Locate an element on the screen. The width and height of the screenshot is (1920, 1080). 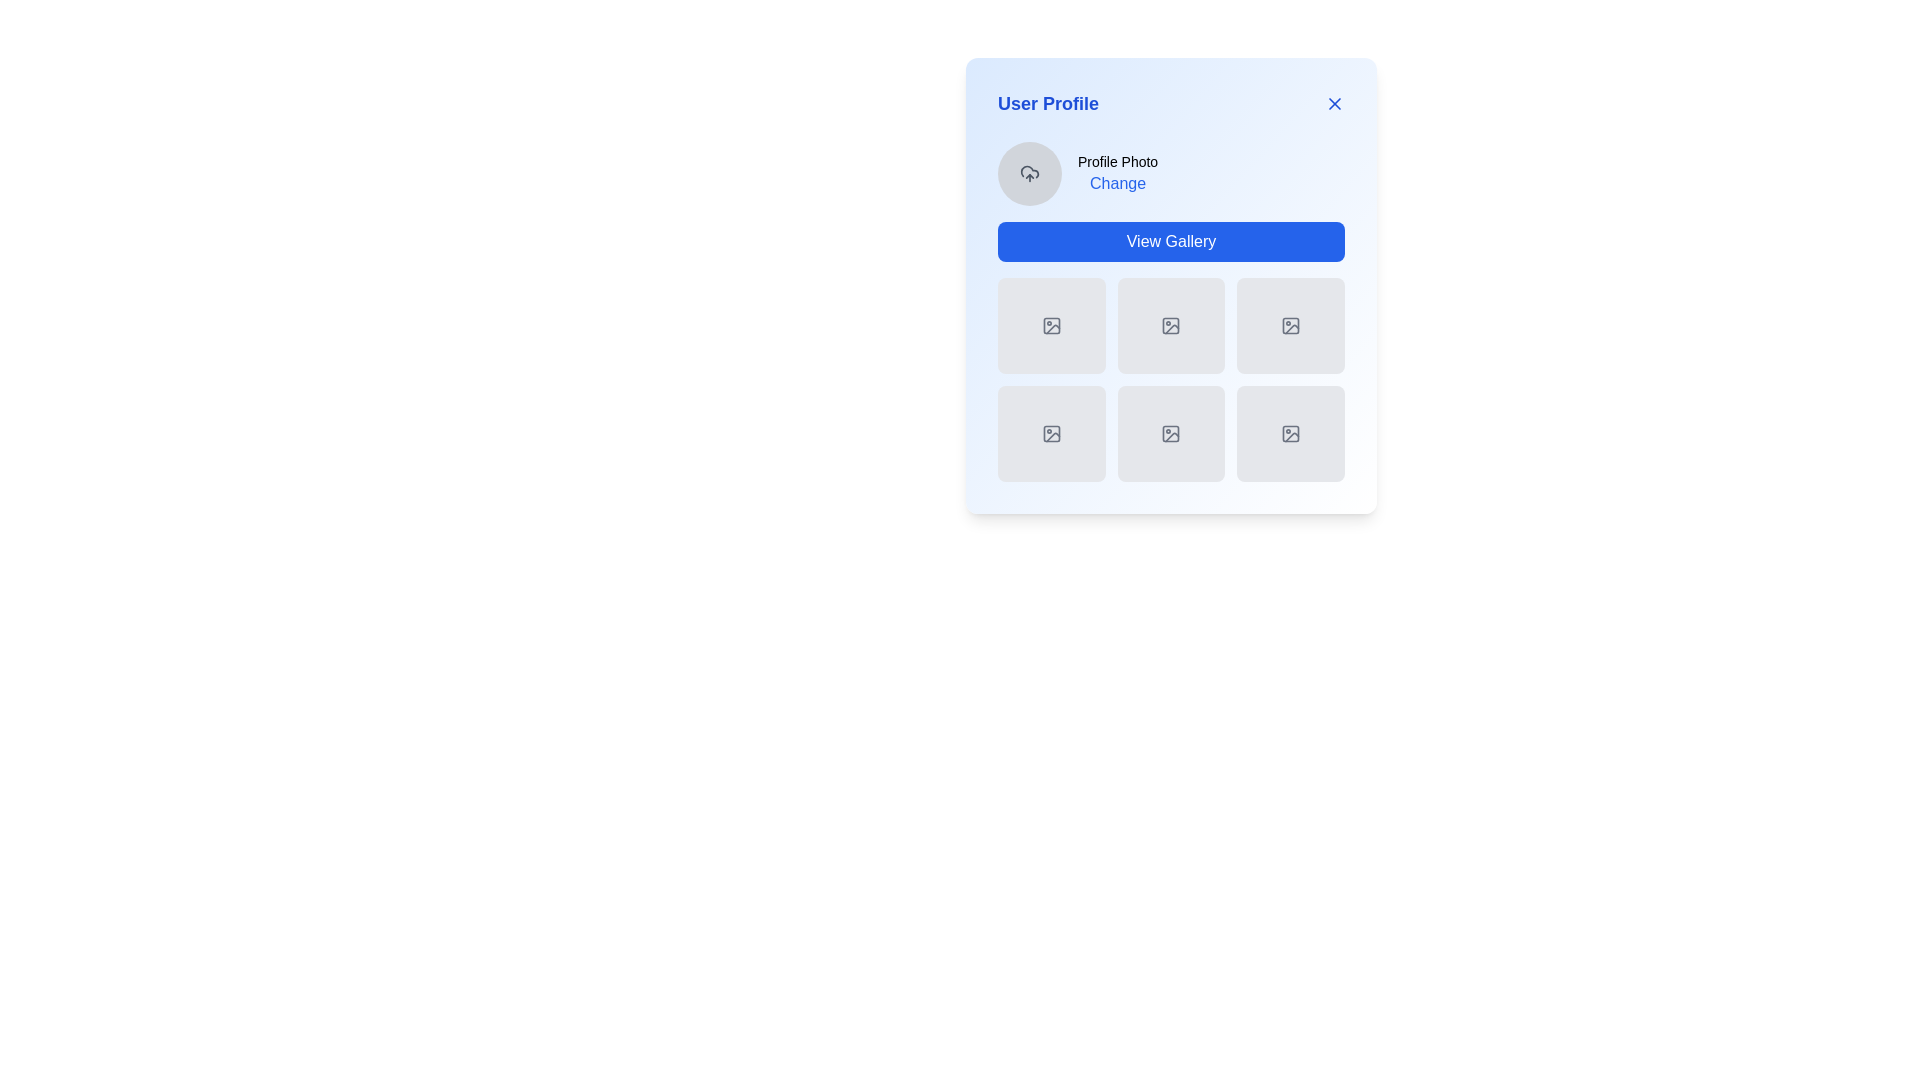
the image placeholder element with a light gray background, located in the center of a grid layout is located at coordinates (1171, 285).